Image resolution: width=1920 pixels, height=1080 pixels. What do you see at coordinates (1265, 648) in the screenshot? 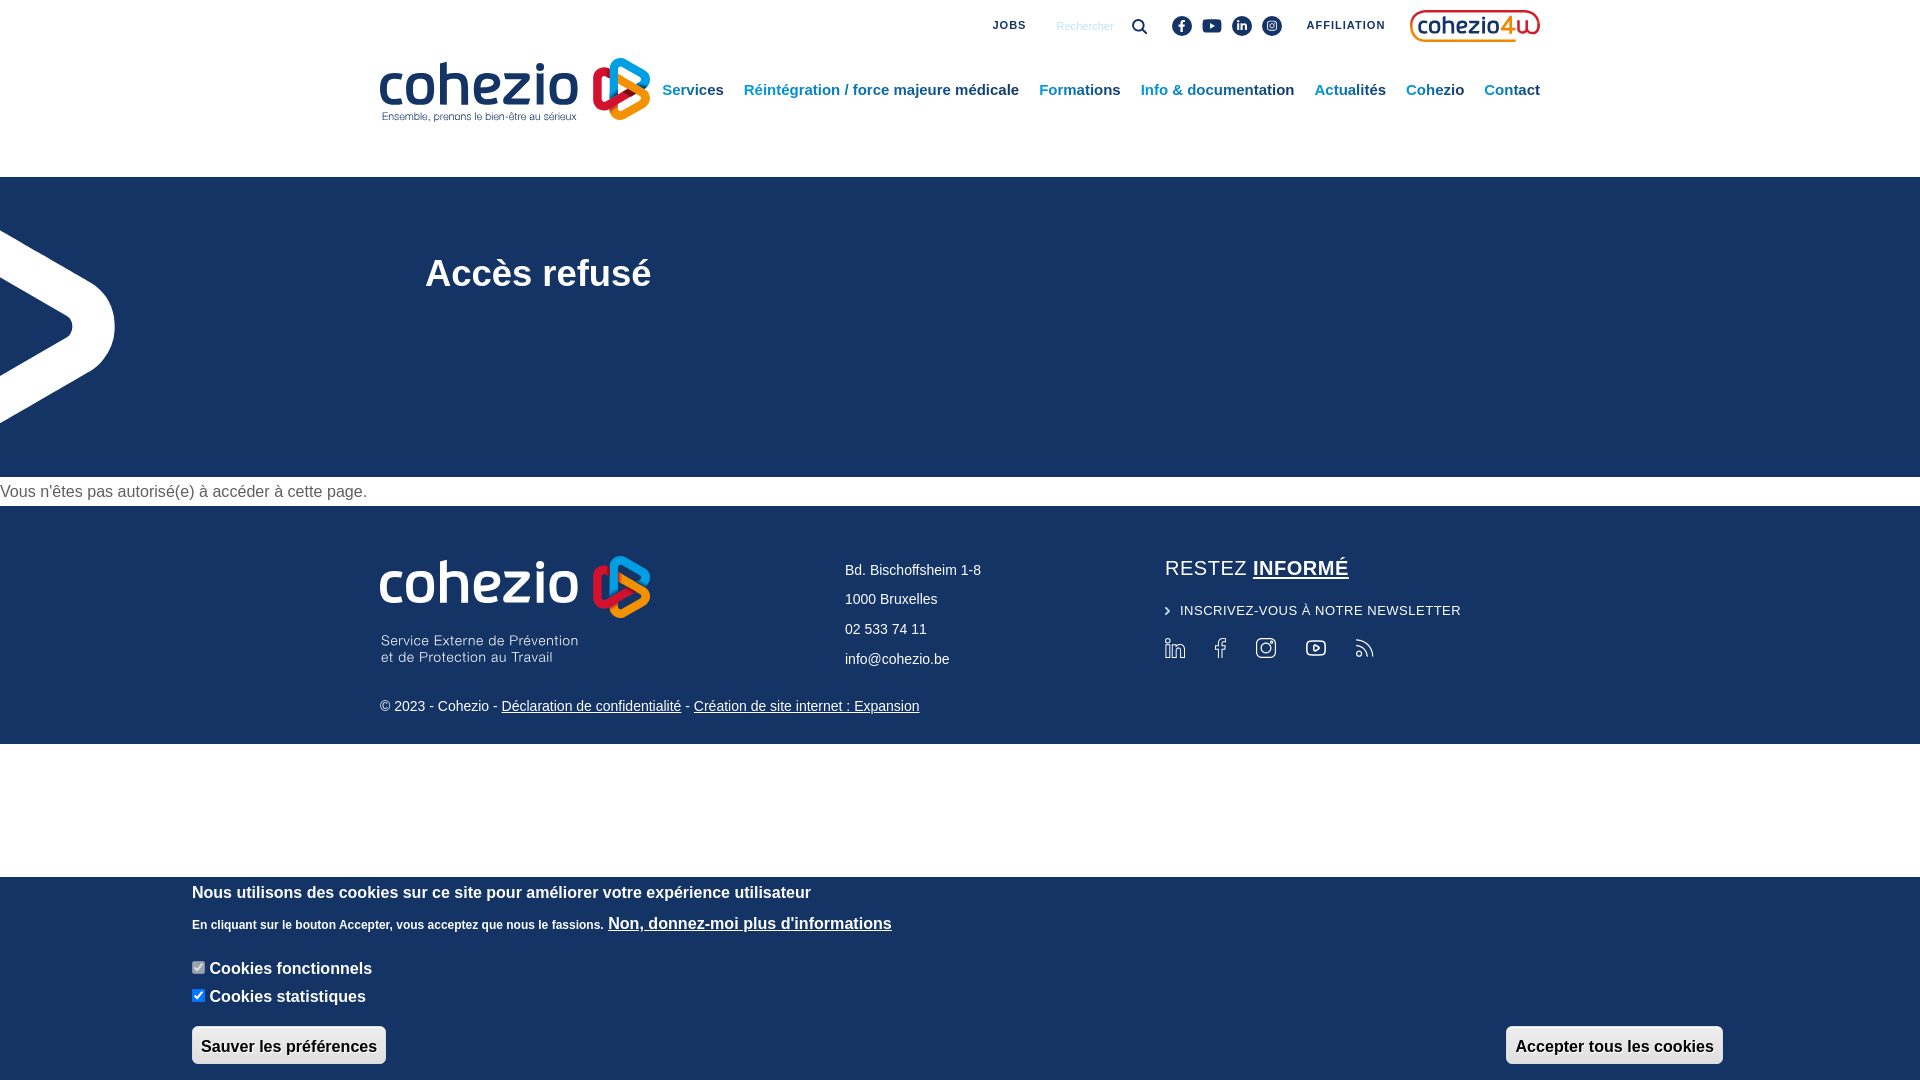
I see `'Instagram'` at bounding box center [1265, 648].